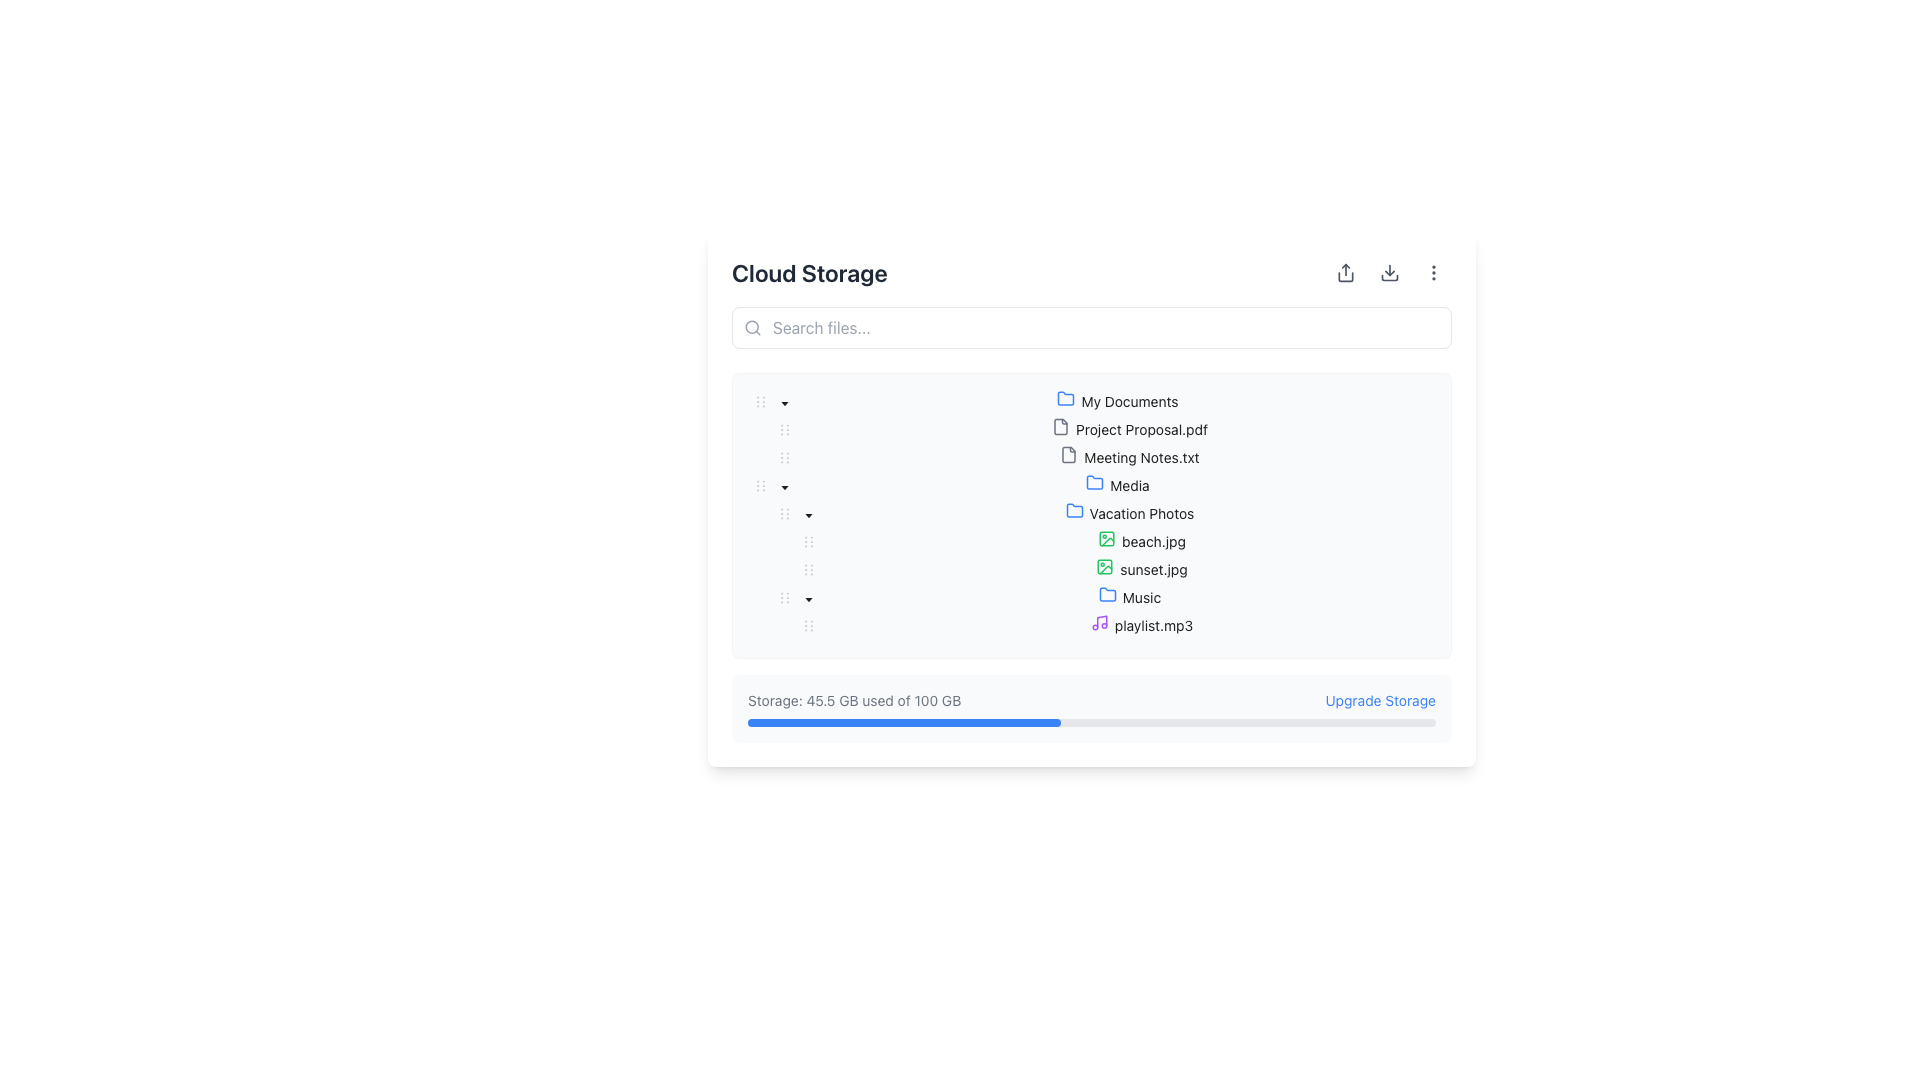 This screenshot has width=1920, height=1080. I want to click on the music icon located next to the 'Music' label under the 'Vacation Photos' section, so click(1098, 622).